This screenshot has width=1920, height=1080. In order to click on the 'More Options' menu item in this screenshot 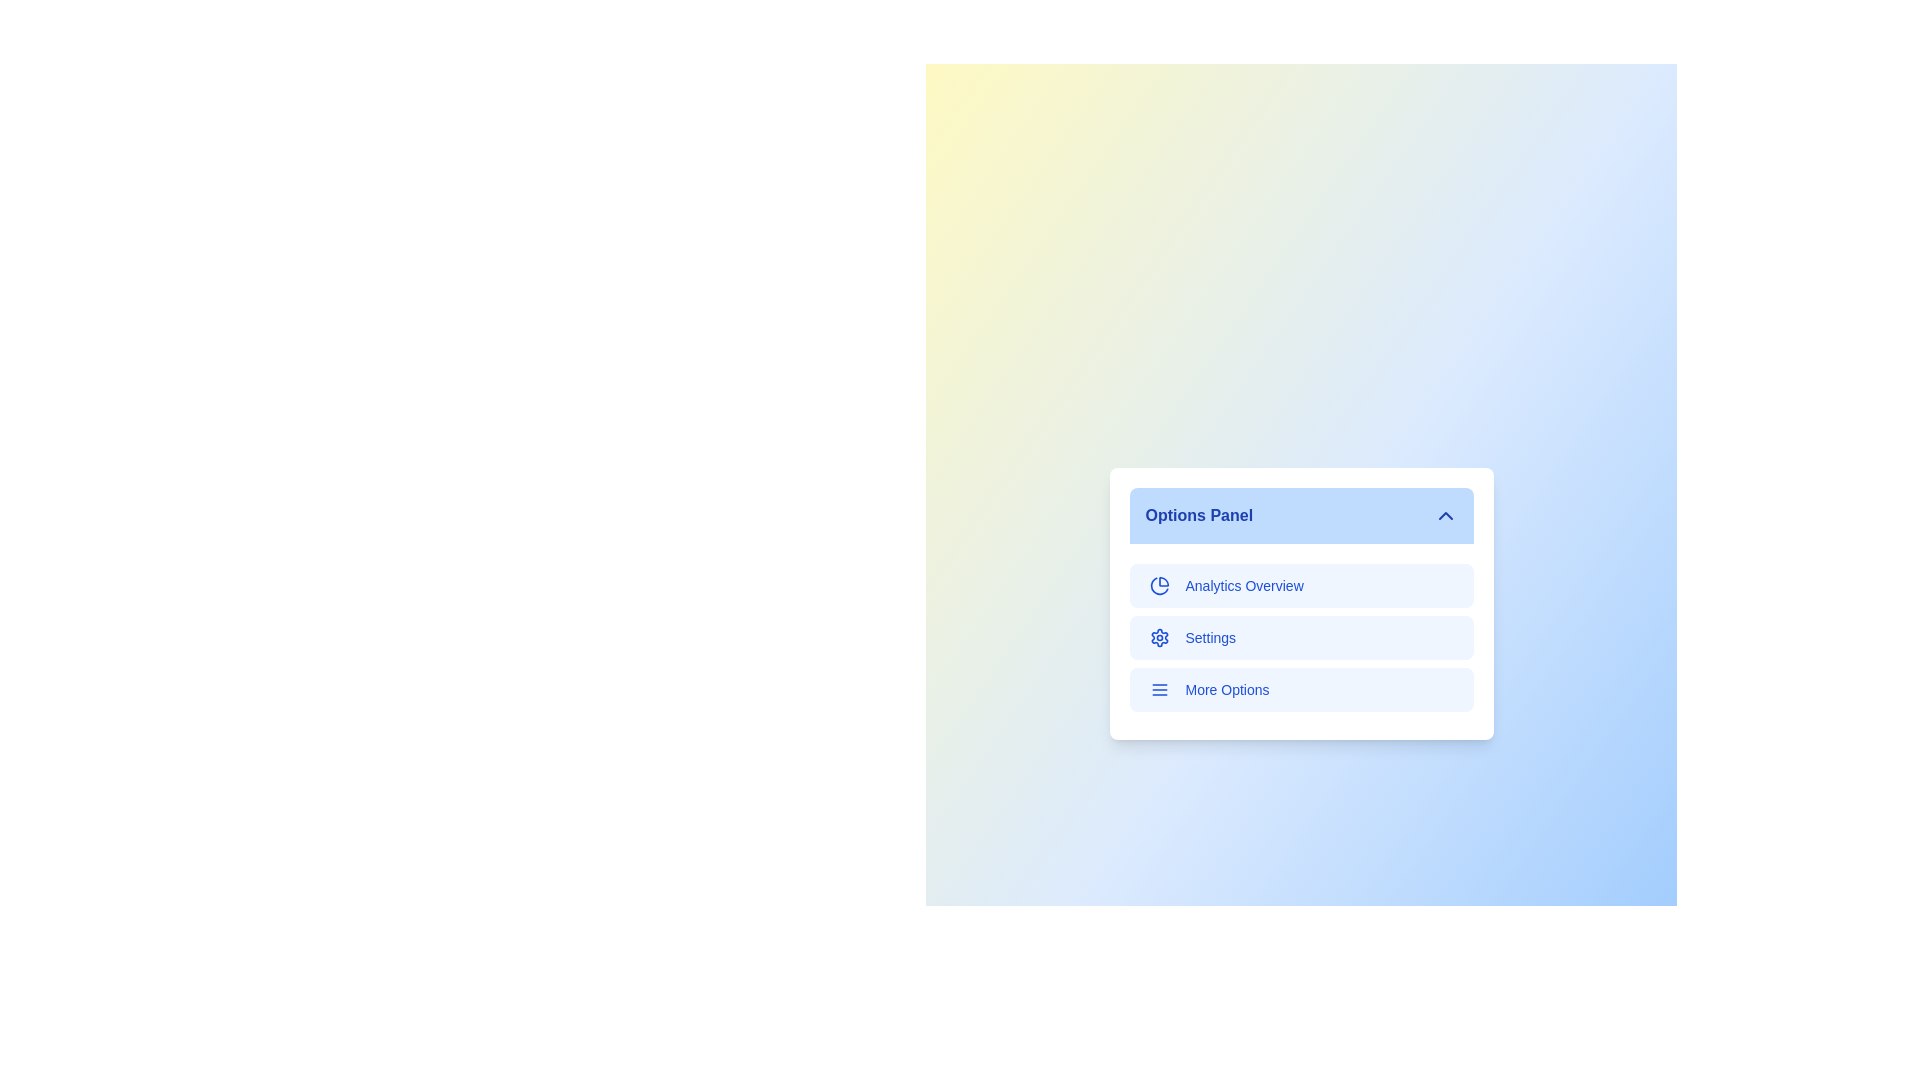, I will do `click(1301, 689)`.